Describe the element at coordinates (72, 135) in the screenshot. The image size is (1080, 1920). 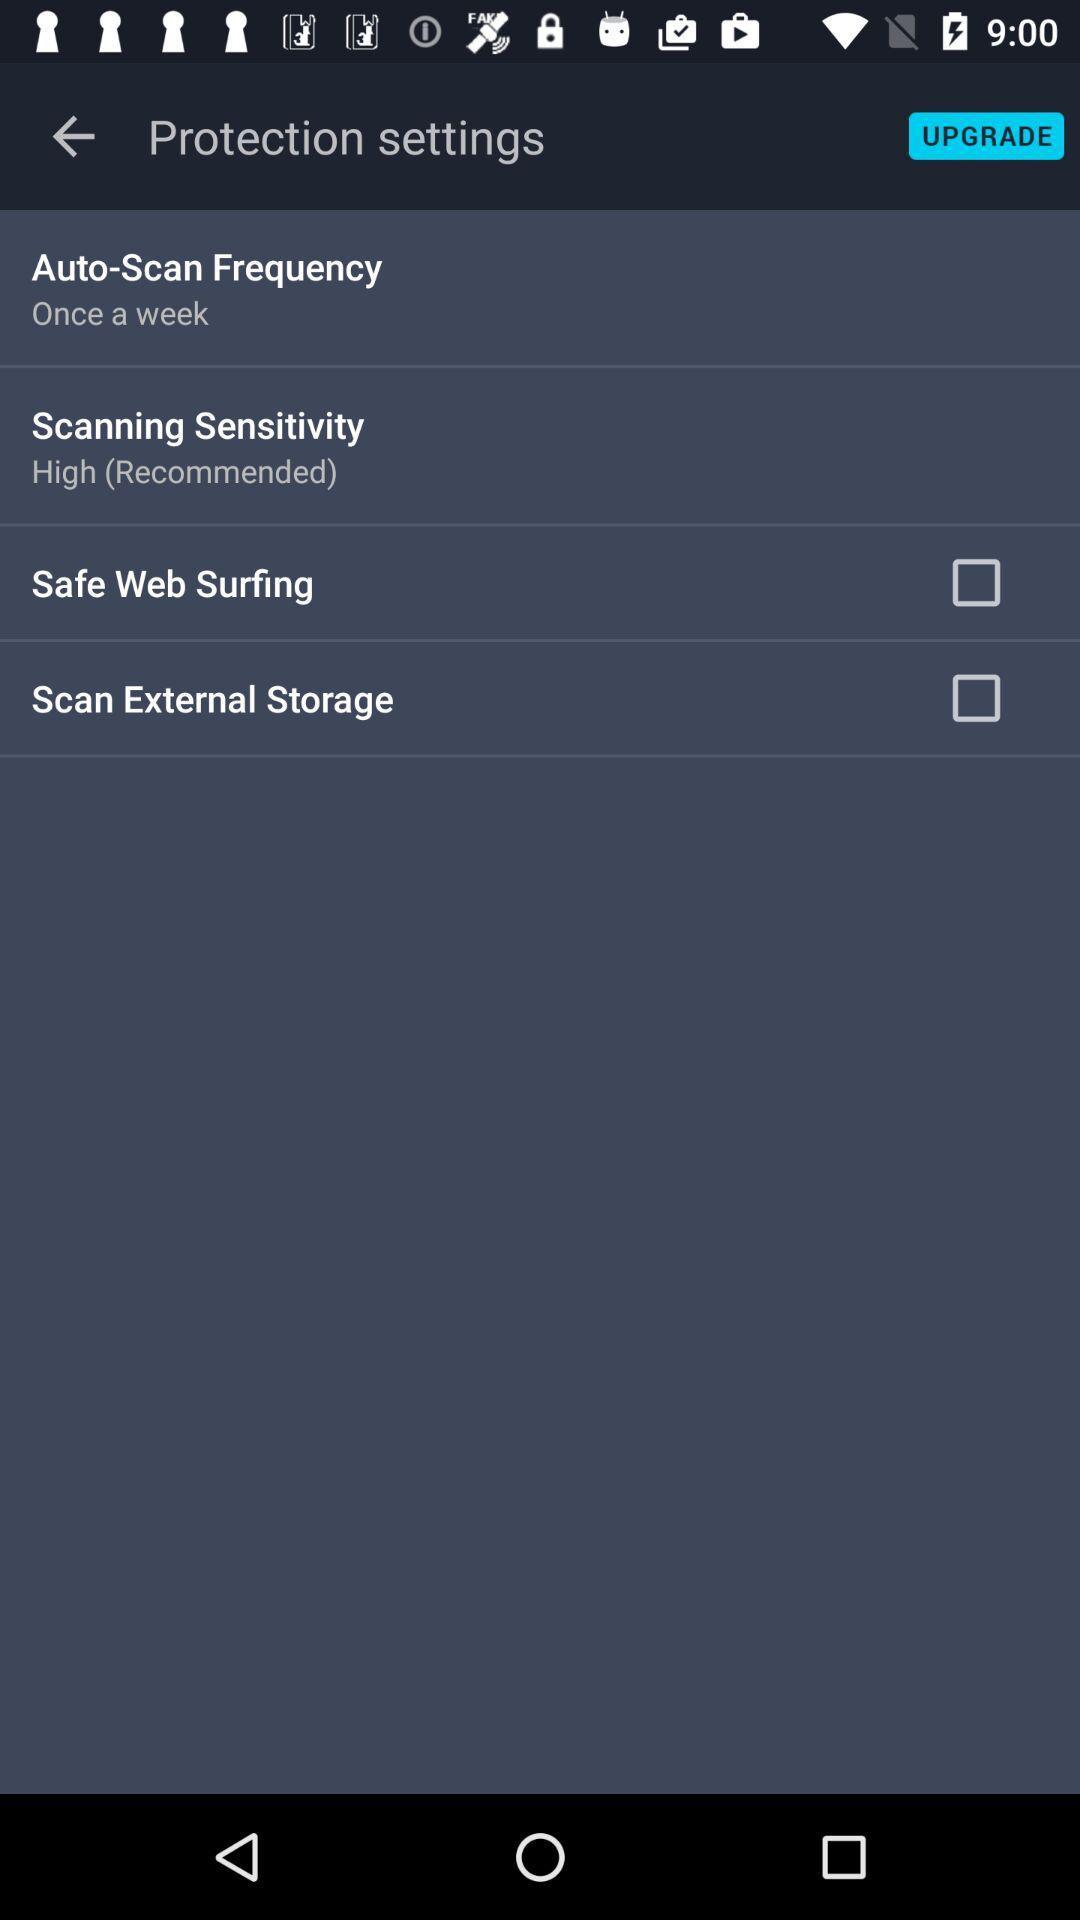
I see `go back` at that location.